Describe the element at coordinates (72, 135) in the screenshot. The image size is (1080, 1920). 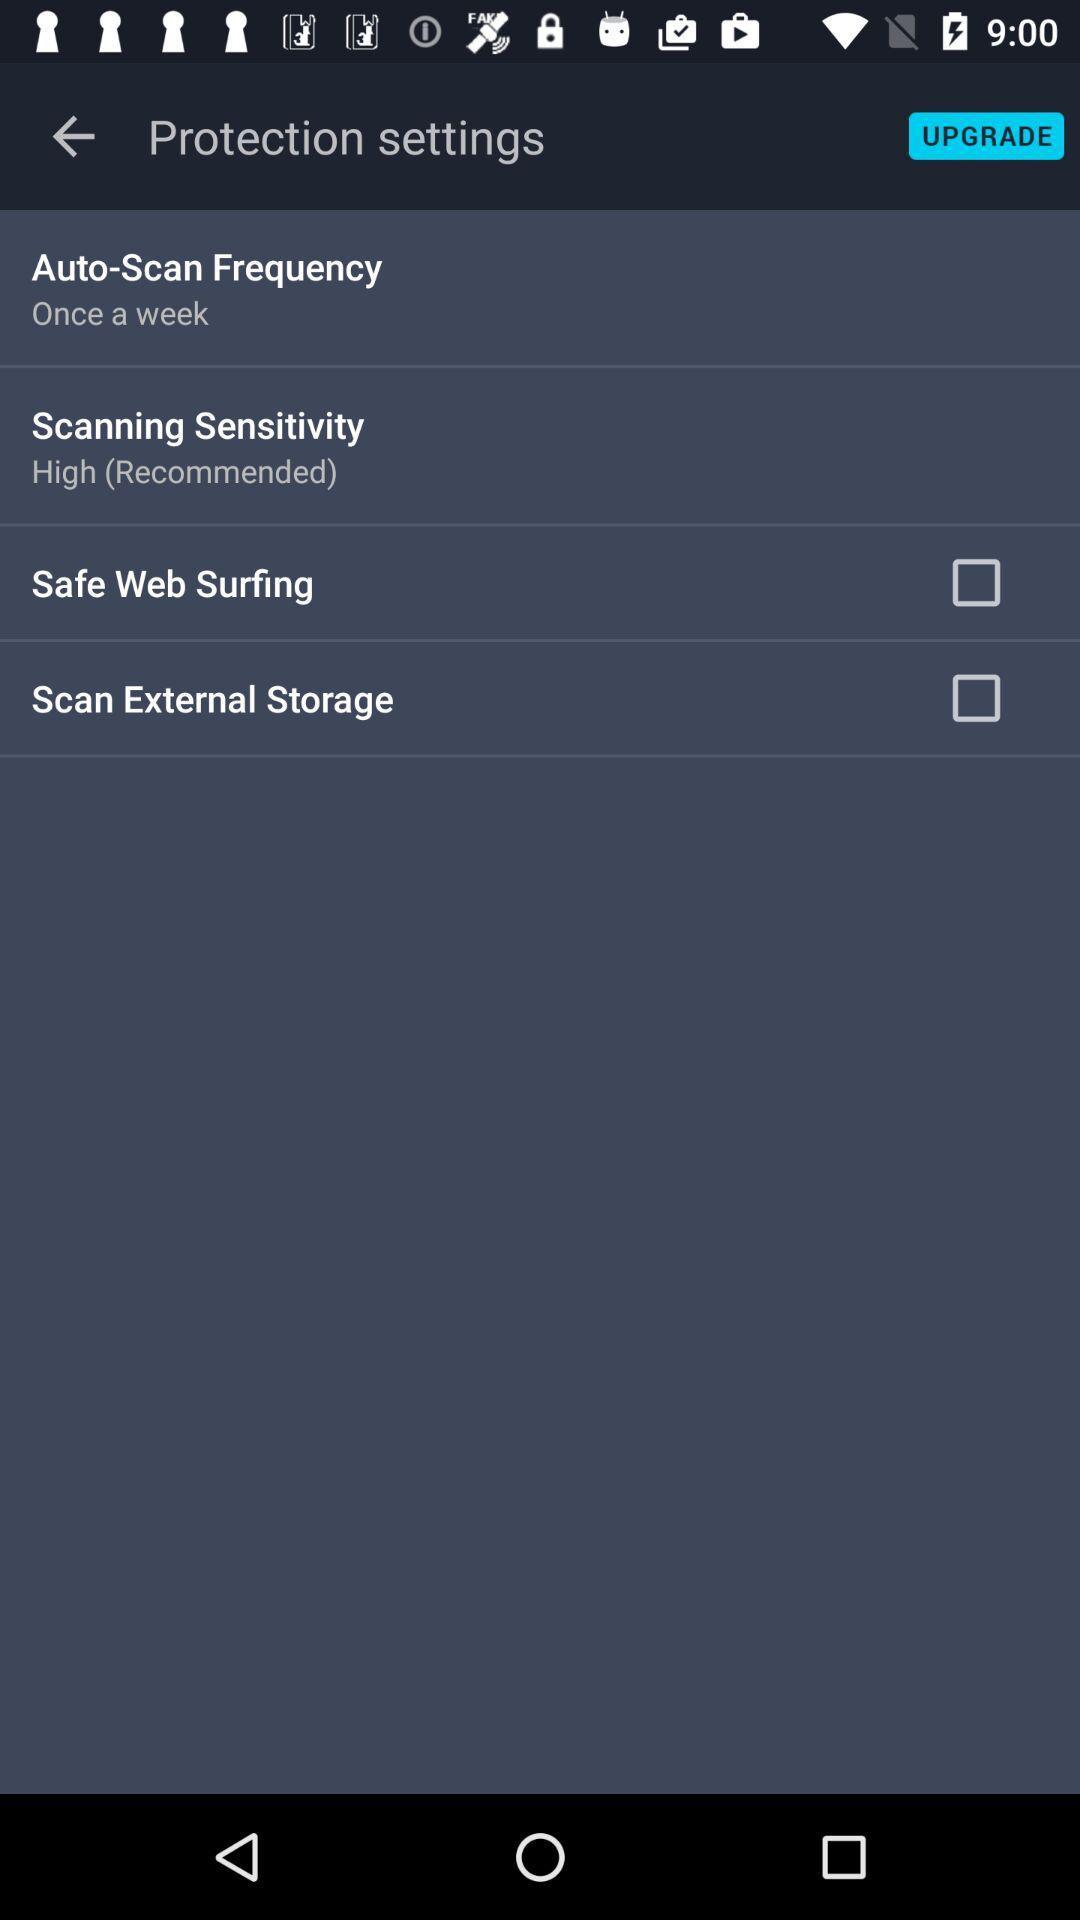
I see `go back` at that location.